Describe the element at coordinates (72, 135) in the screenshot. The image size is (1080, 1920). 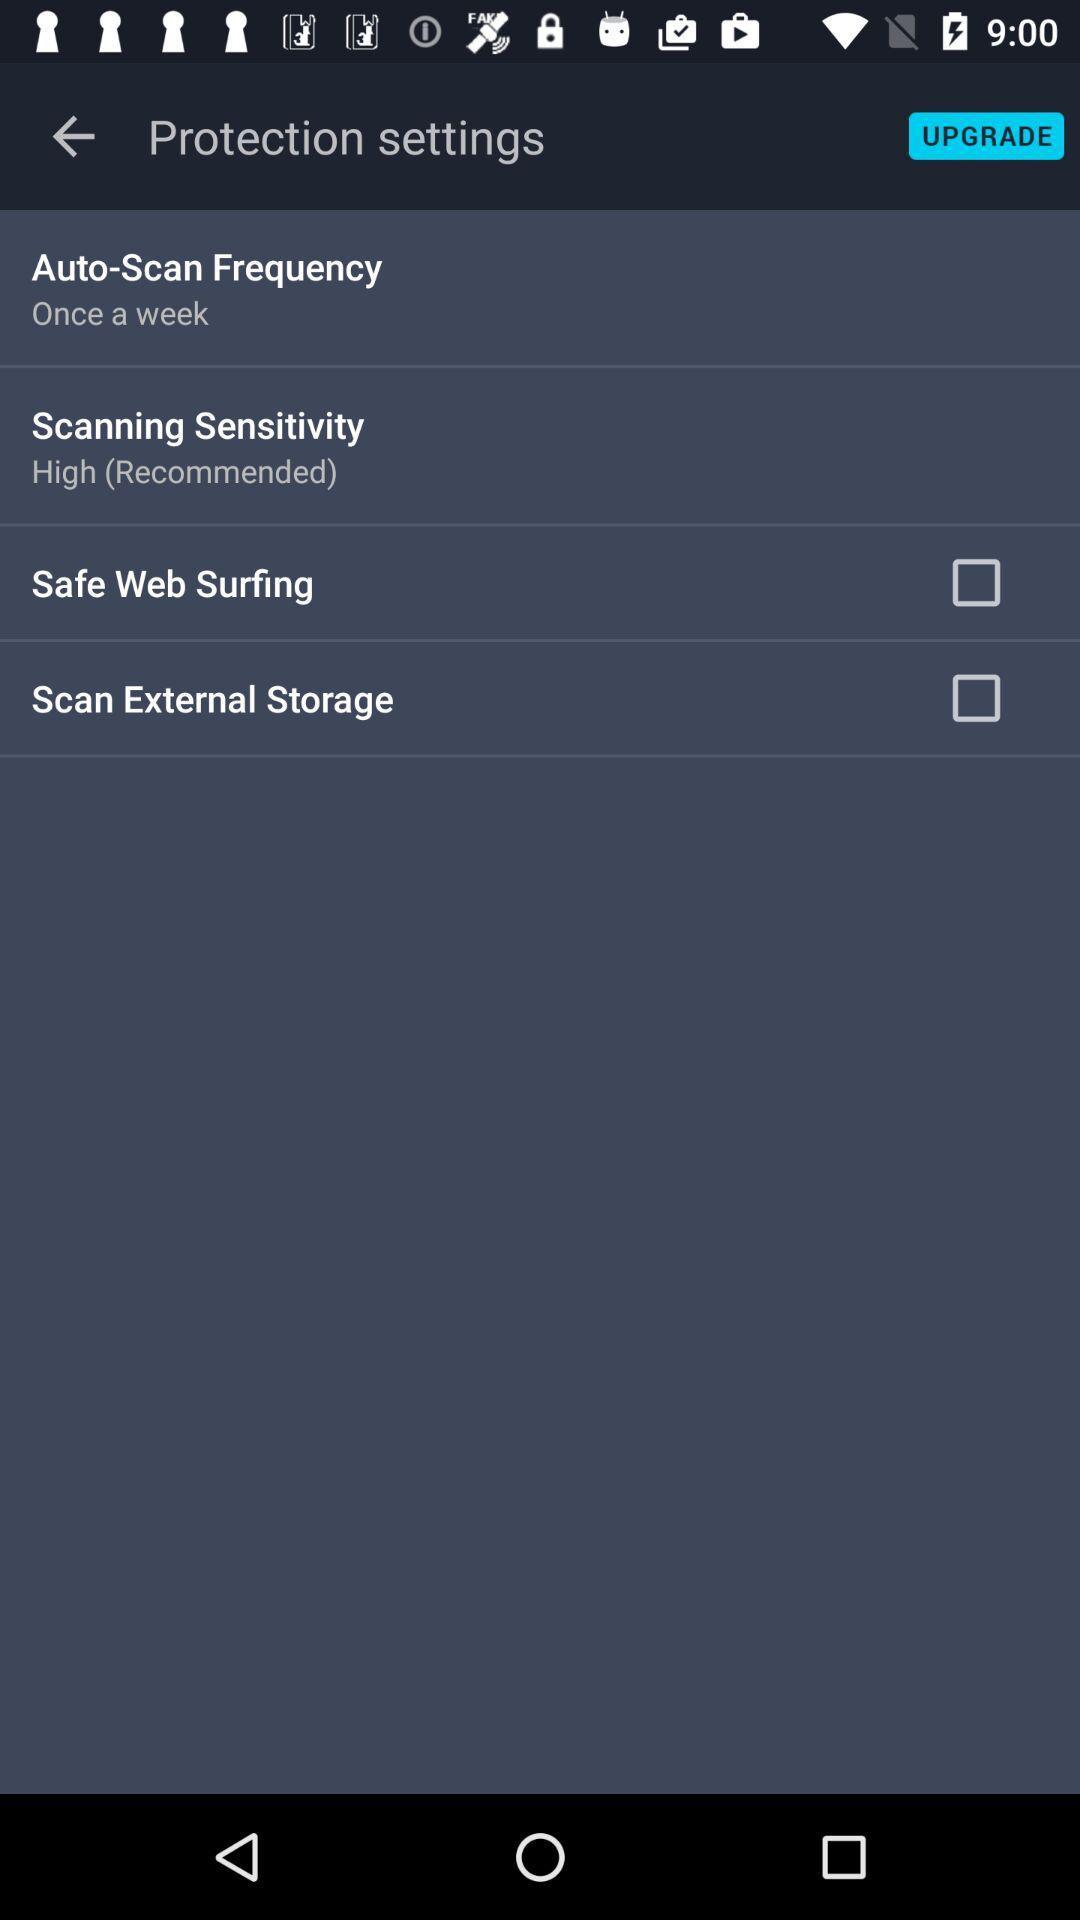
I see `go back` at that location.